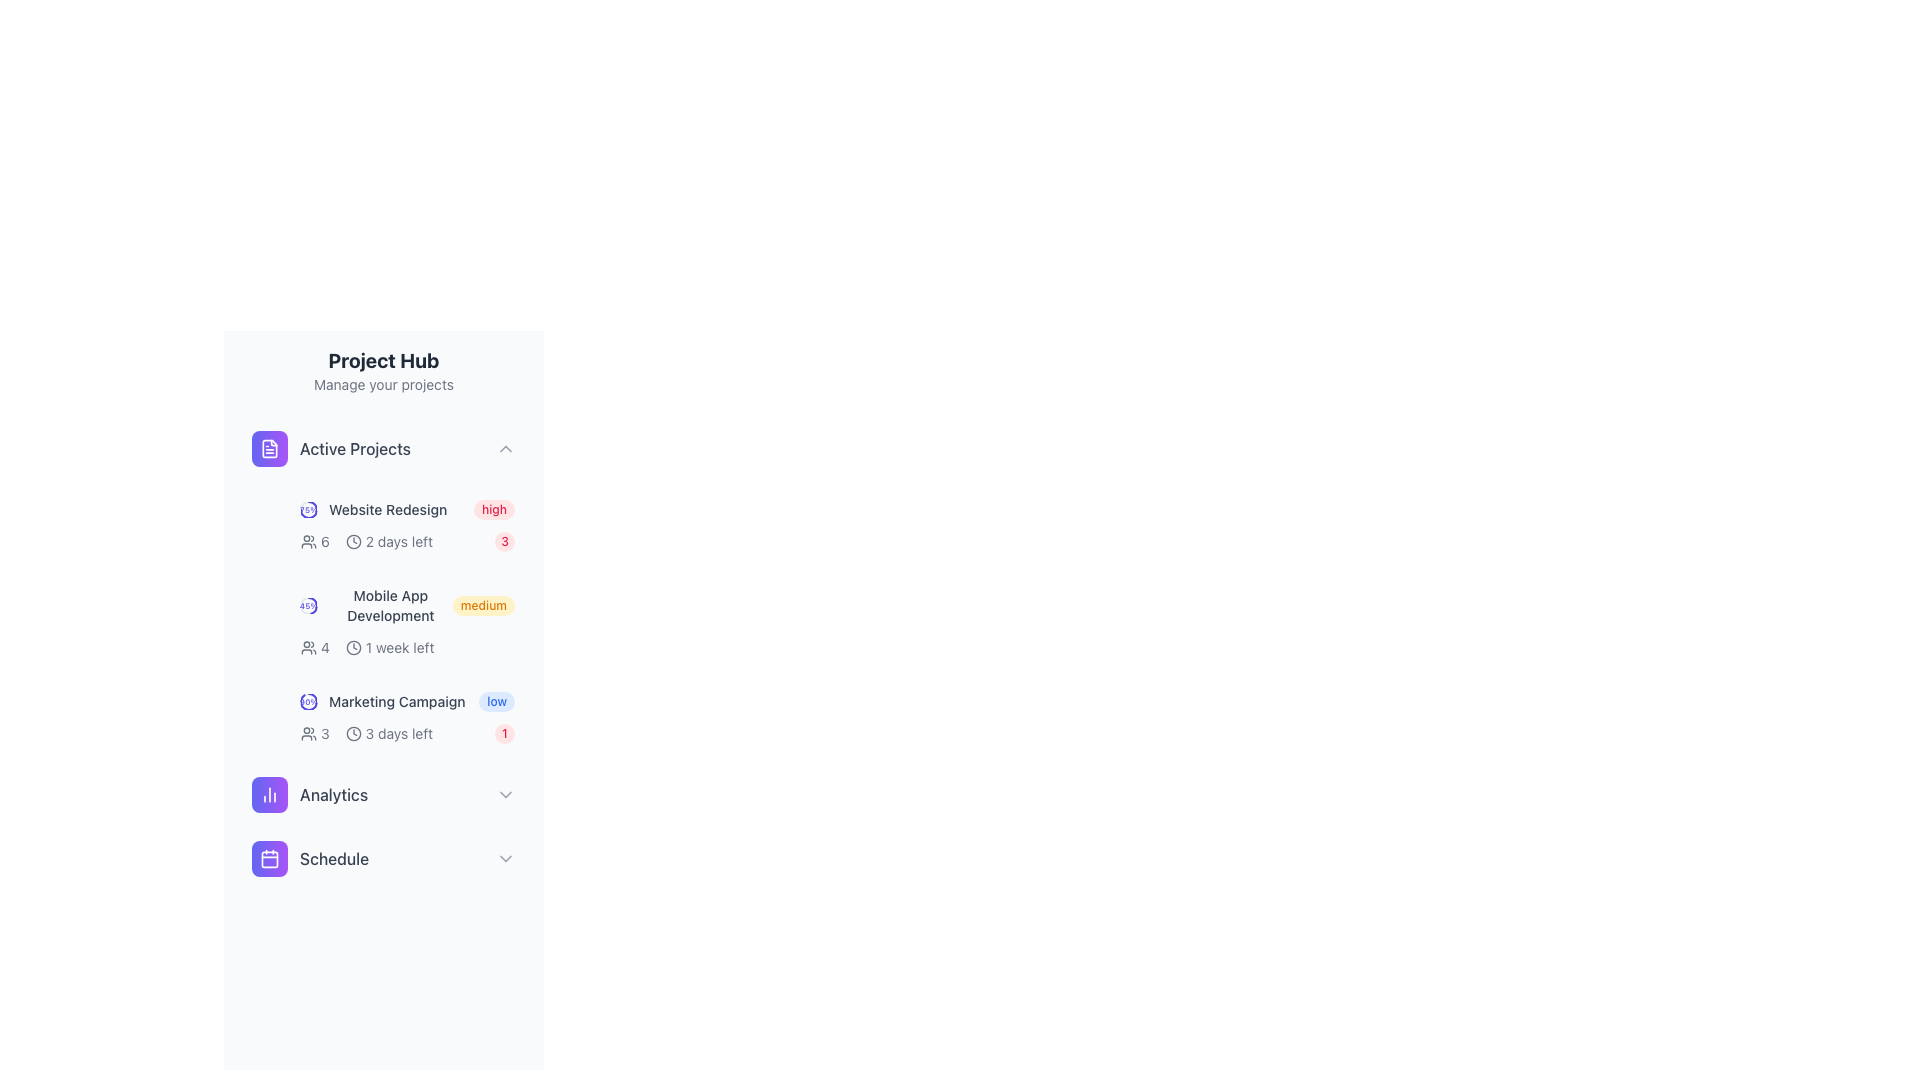 The width and height of the screenshot is (1920, 1080). What do you see at coordinates (367, 733) in the screenshot?
I see `the textual label displaying '3 days left' with a clock icon, located in the third section of tasks titled 'Marketing Campaign'` at bounding box center [367, 733].